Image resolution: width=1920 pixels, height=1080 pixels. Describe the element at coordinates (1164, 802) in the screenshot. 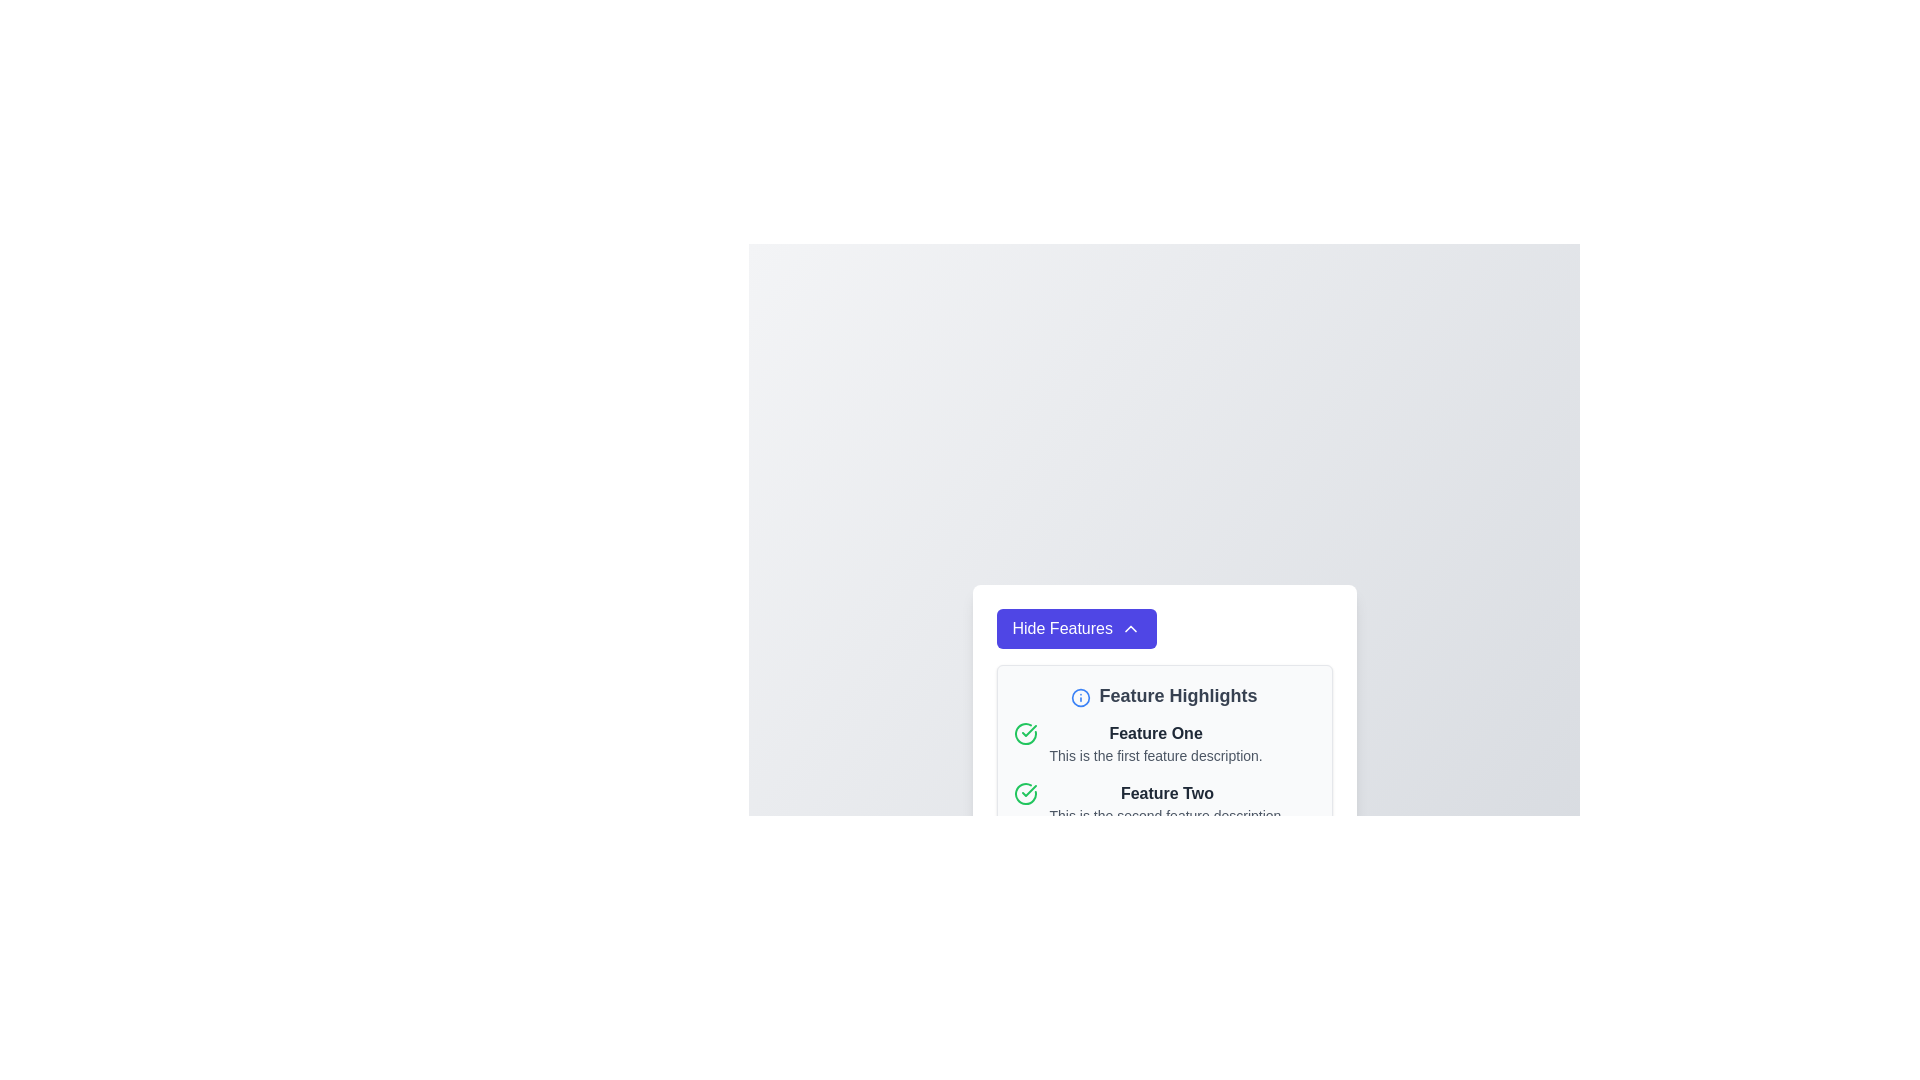

I see `the 'Feature Two' list item element` at that location.